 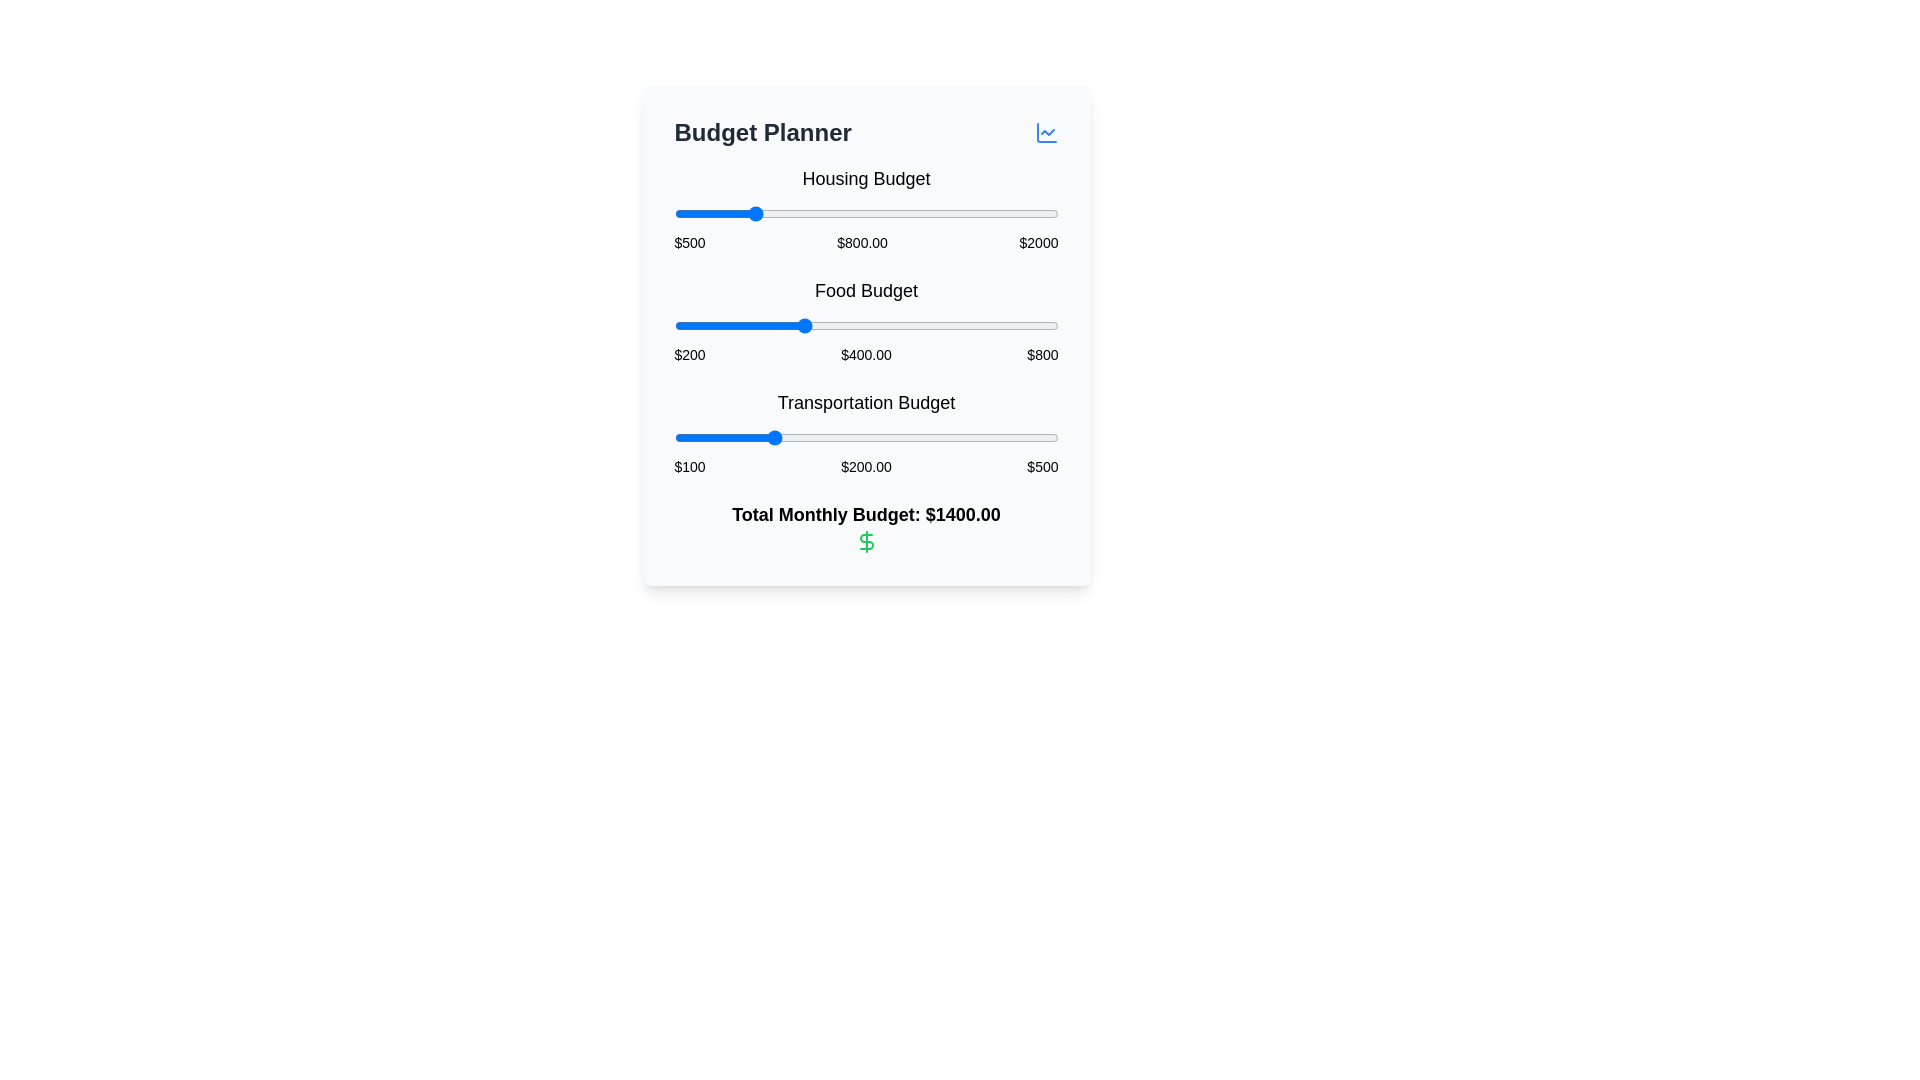 I want to click on the text display that conveys the minimum allowed budget value for the Transportation category, which is located in the Transportation Budget segment, so click(x=690, y=466).